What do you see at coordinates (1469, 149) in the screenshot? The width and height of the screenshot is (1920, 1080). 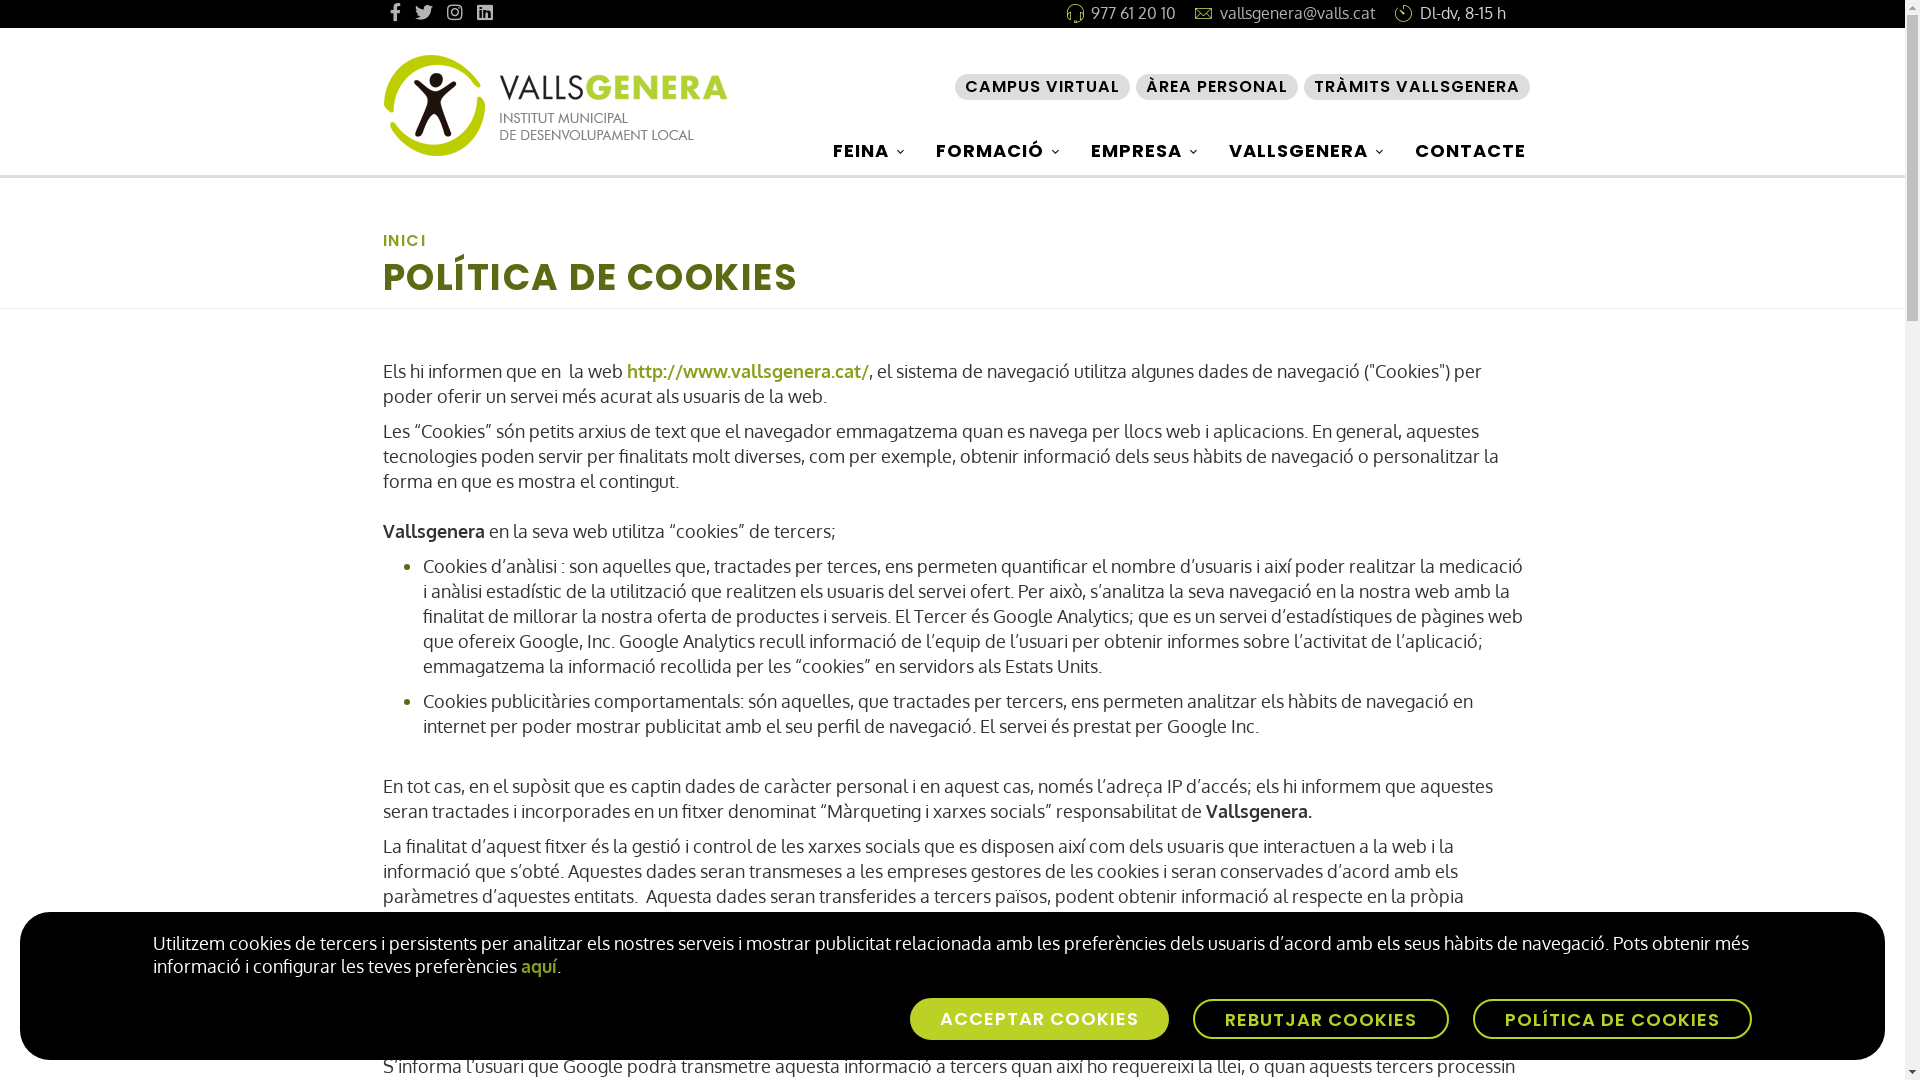 I see `'CONTACTE'` at bounding box center [1469, 149].